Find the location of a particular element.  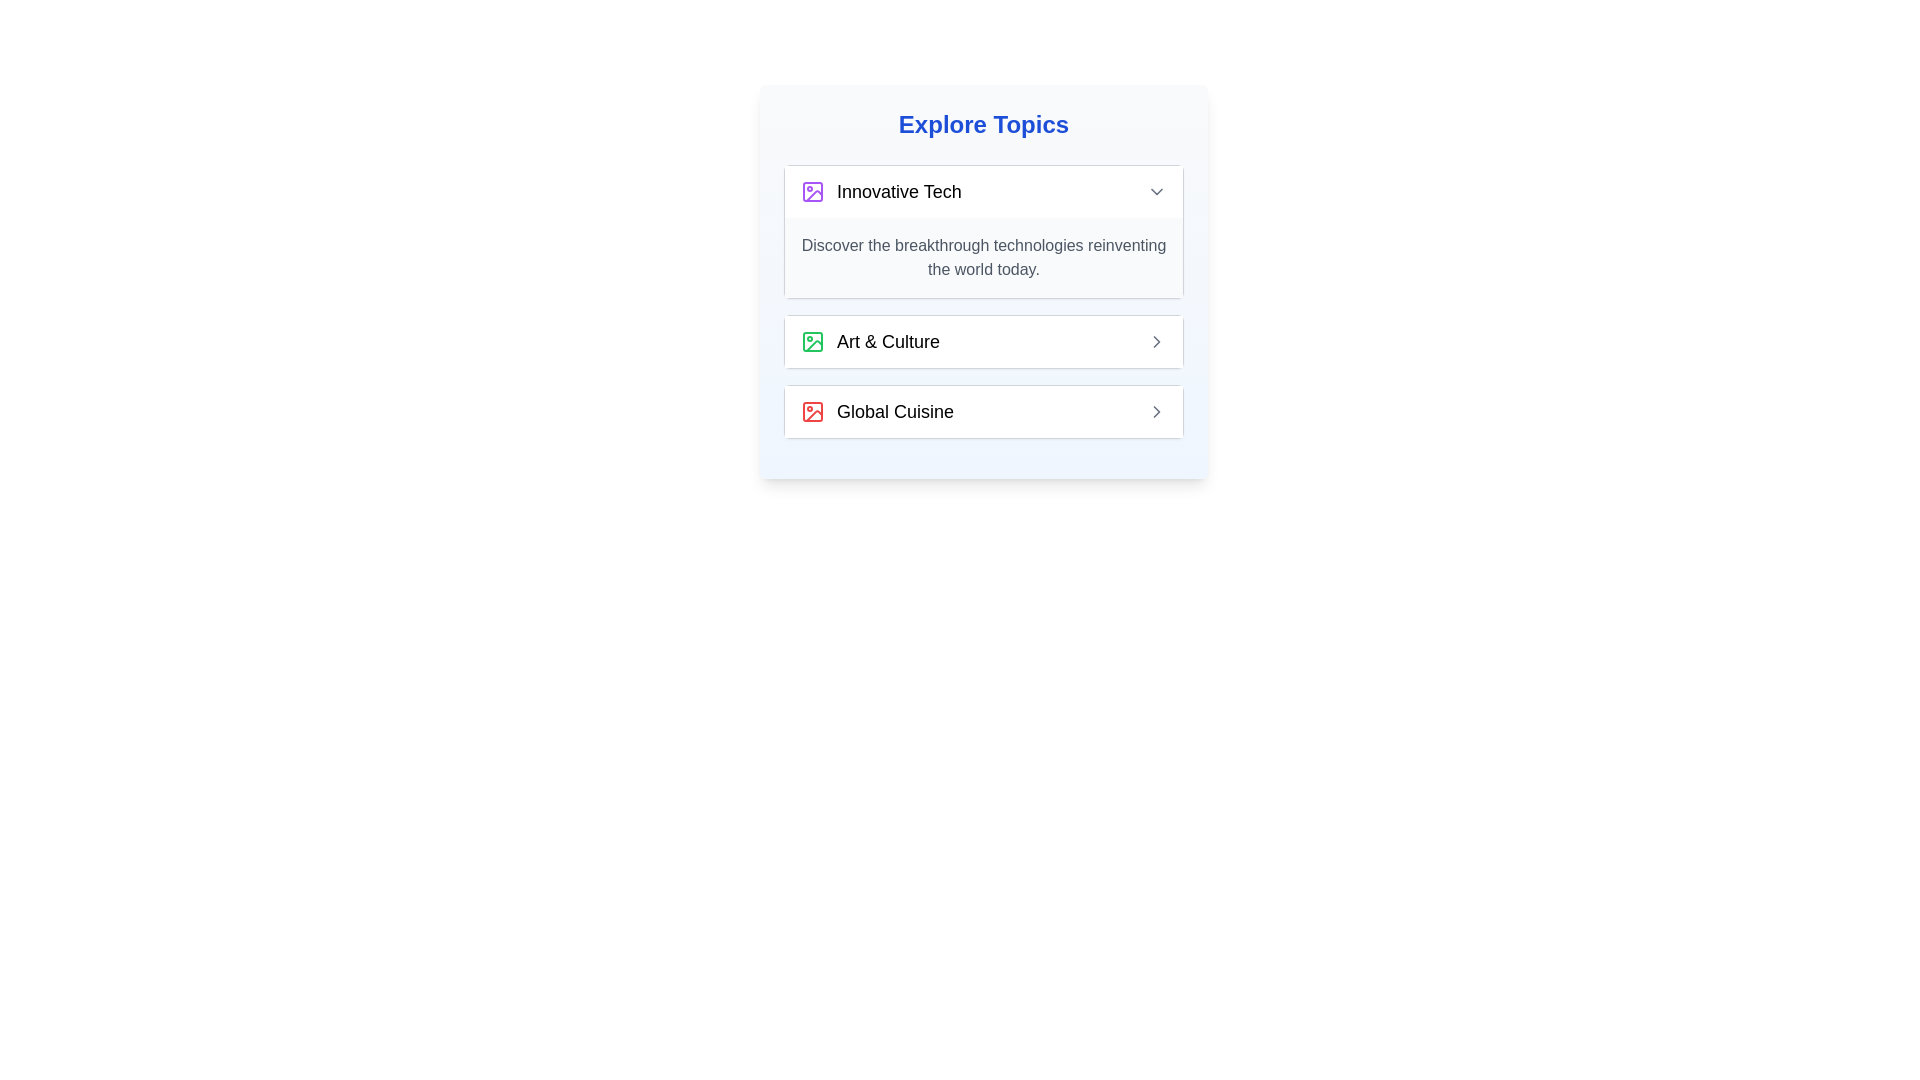

the Labeled Icon Component representing the 'Innovative Tech' topic is located at coordinates (880, 192).